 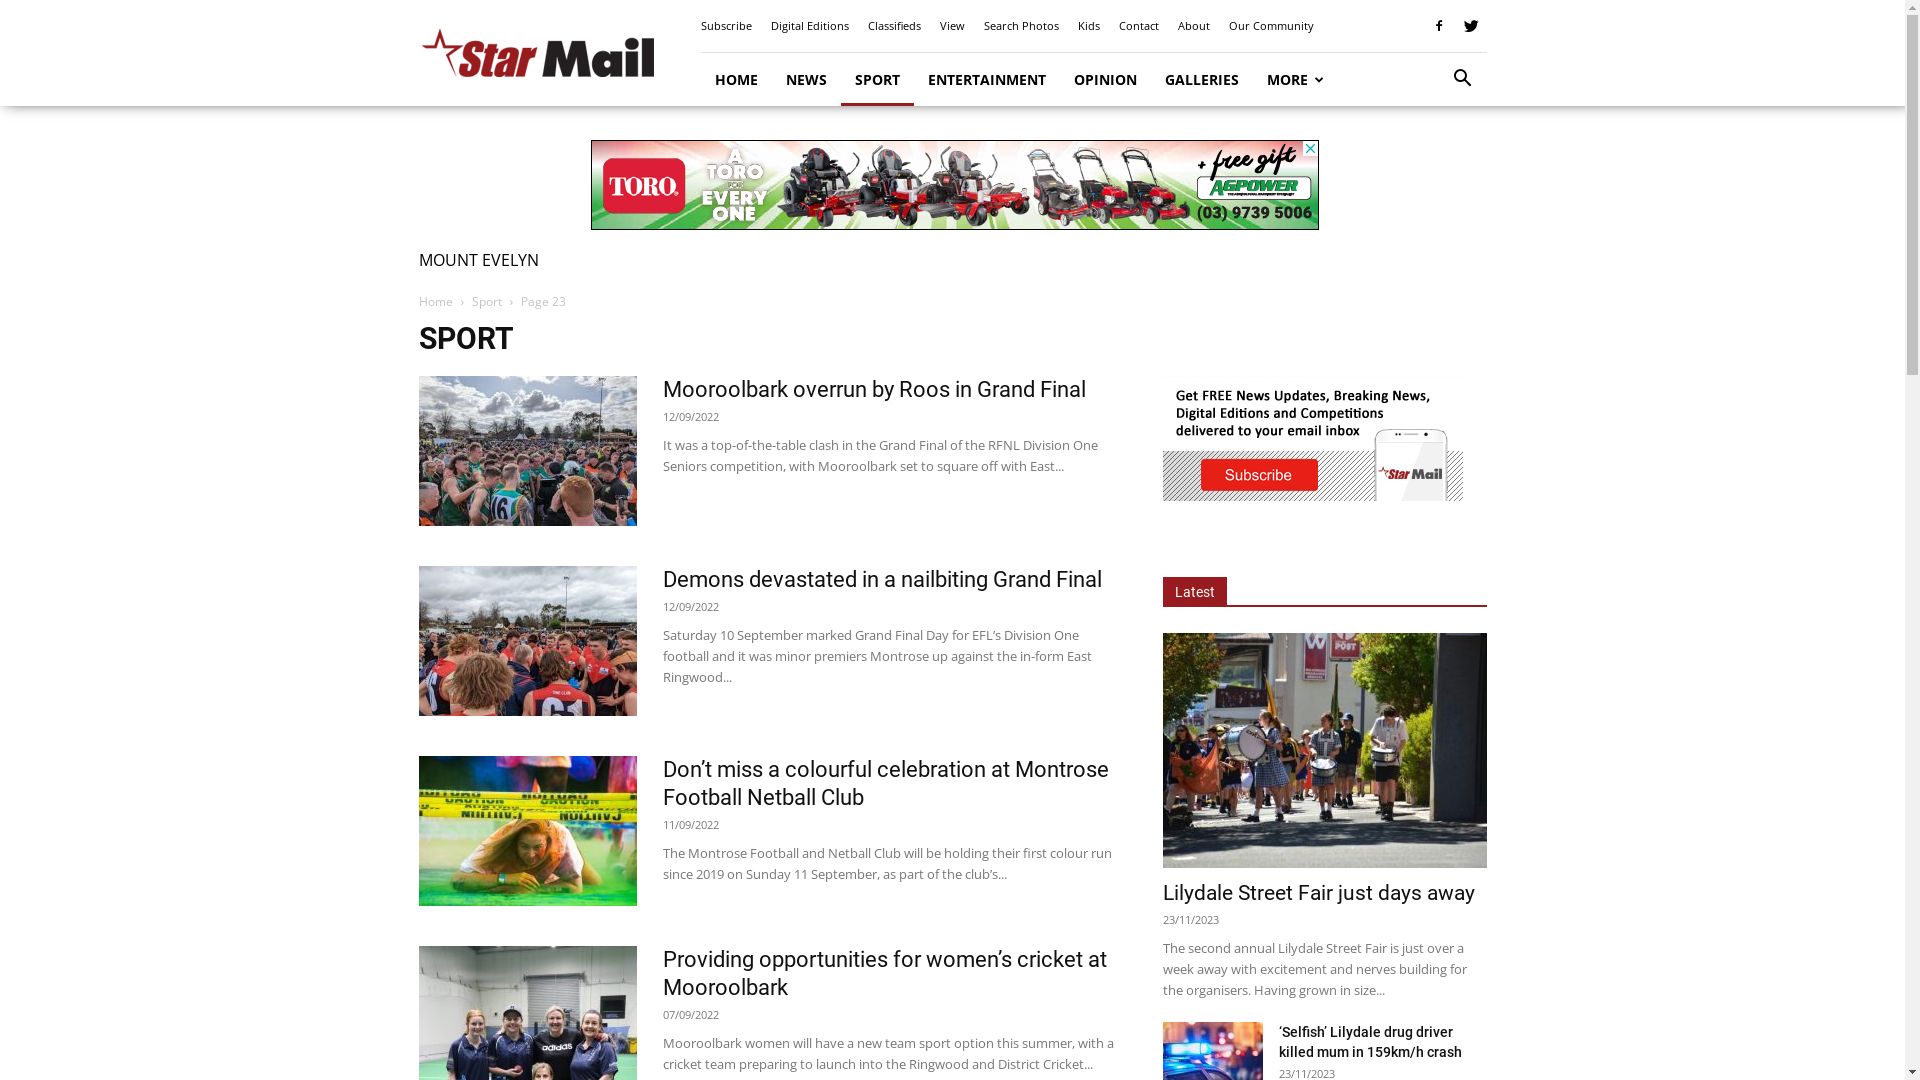 What do you see at coordinates (1088, 25) in the screenshot?
I see `'Kids'` at bounding box center [1088, 25].